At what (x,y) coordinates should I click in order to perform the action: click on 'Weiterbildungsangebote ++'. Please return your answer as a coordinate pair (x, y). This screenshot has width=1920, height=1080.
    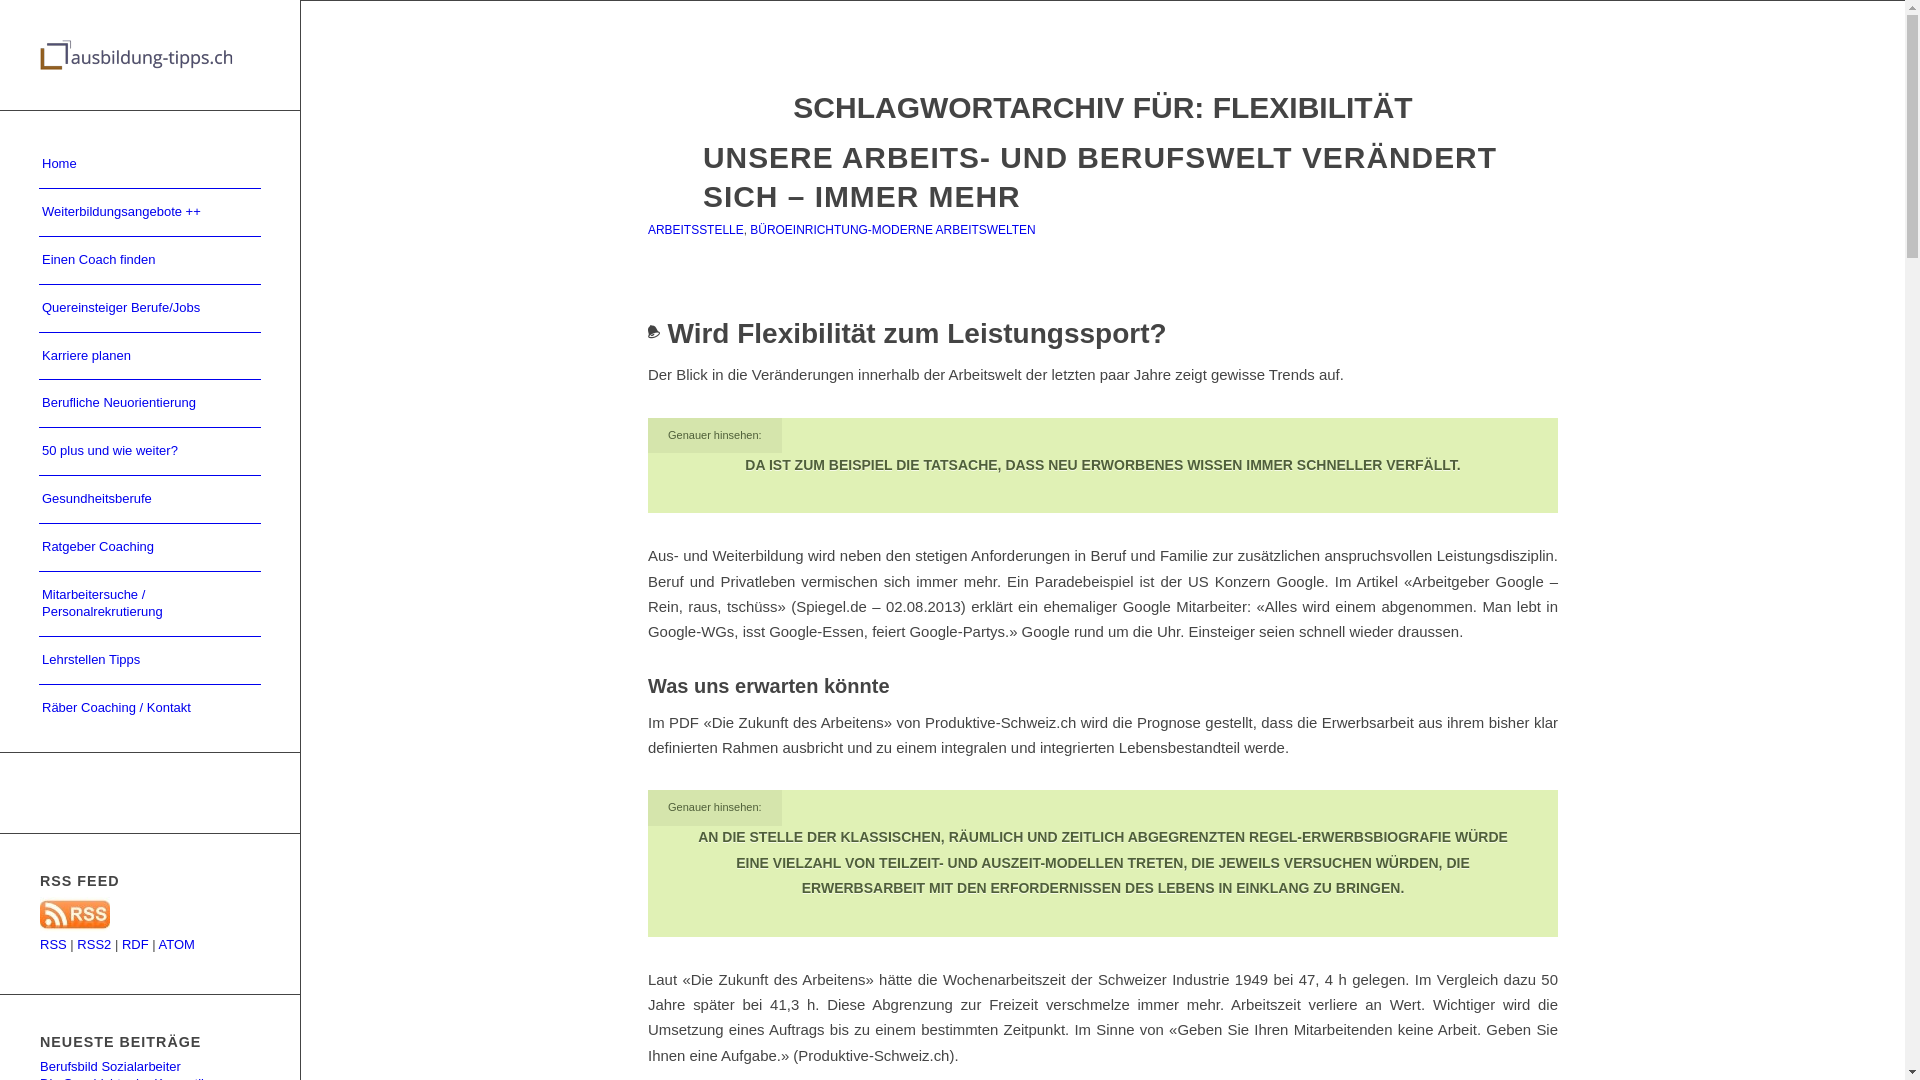
    Looking at the image, I should click on (148, 212).